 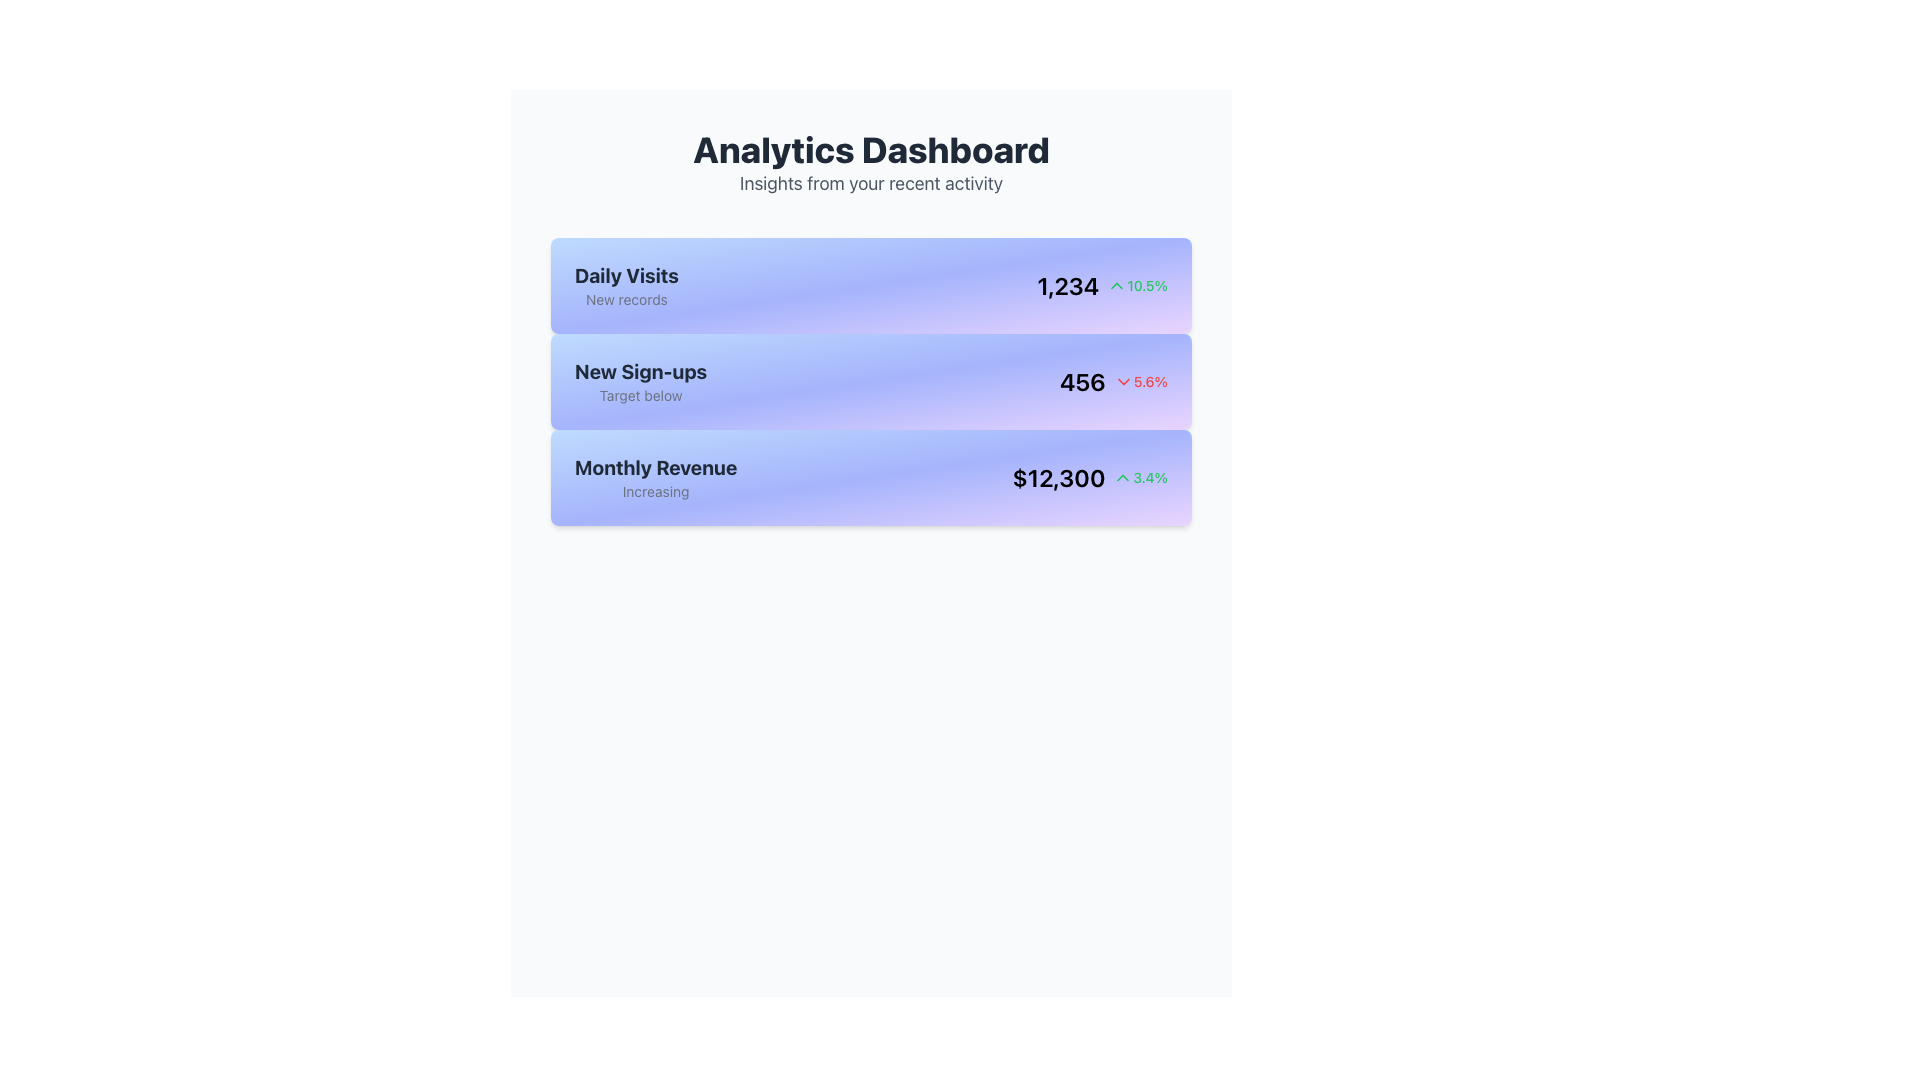 I want to click on the static text element displaying the percentage metric indicator for 'Daily Visits', which is styled in green and positioned to the right of the chevron icon, so click(x=1137, y=285).